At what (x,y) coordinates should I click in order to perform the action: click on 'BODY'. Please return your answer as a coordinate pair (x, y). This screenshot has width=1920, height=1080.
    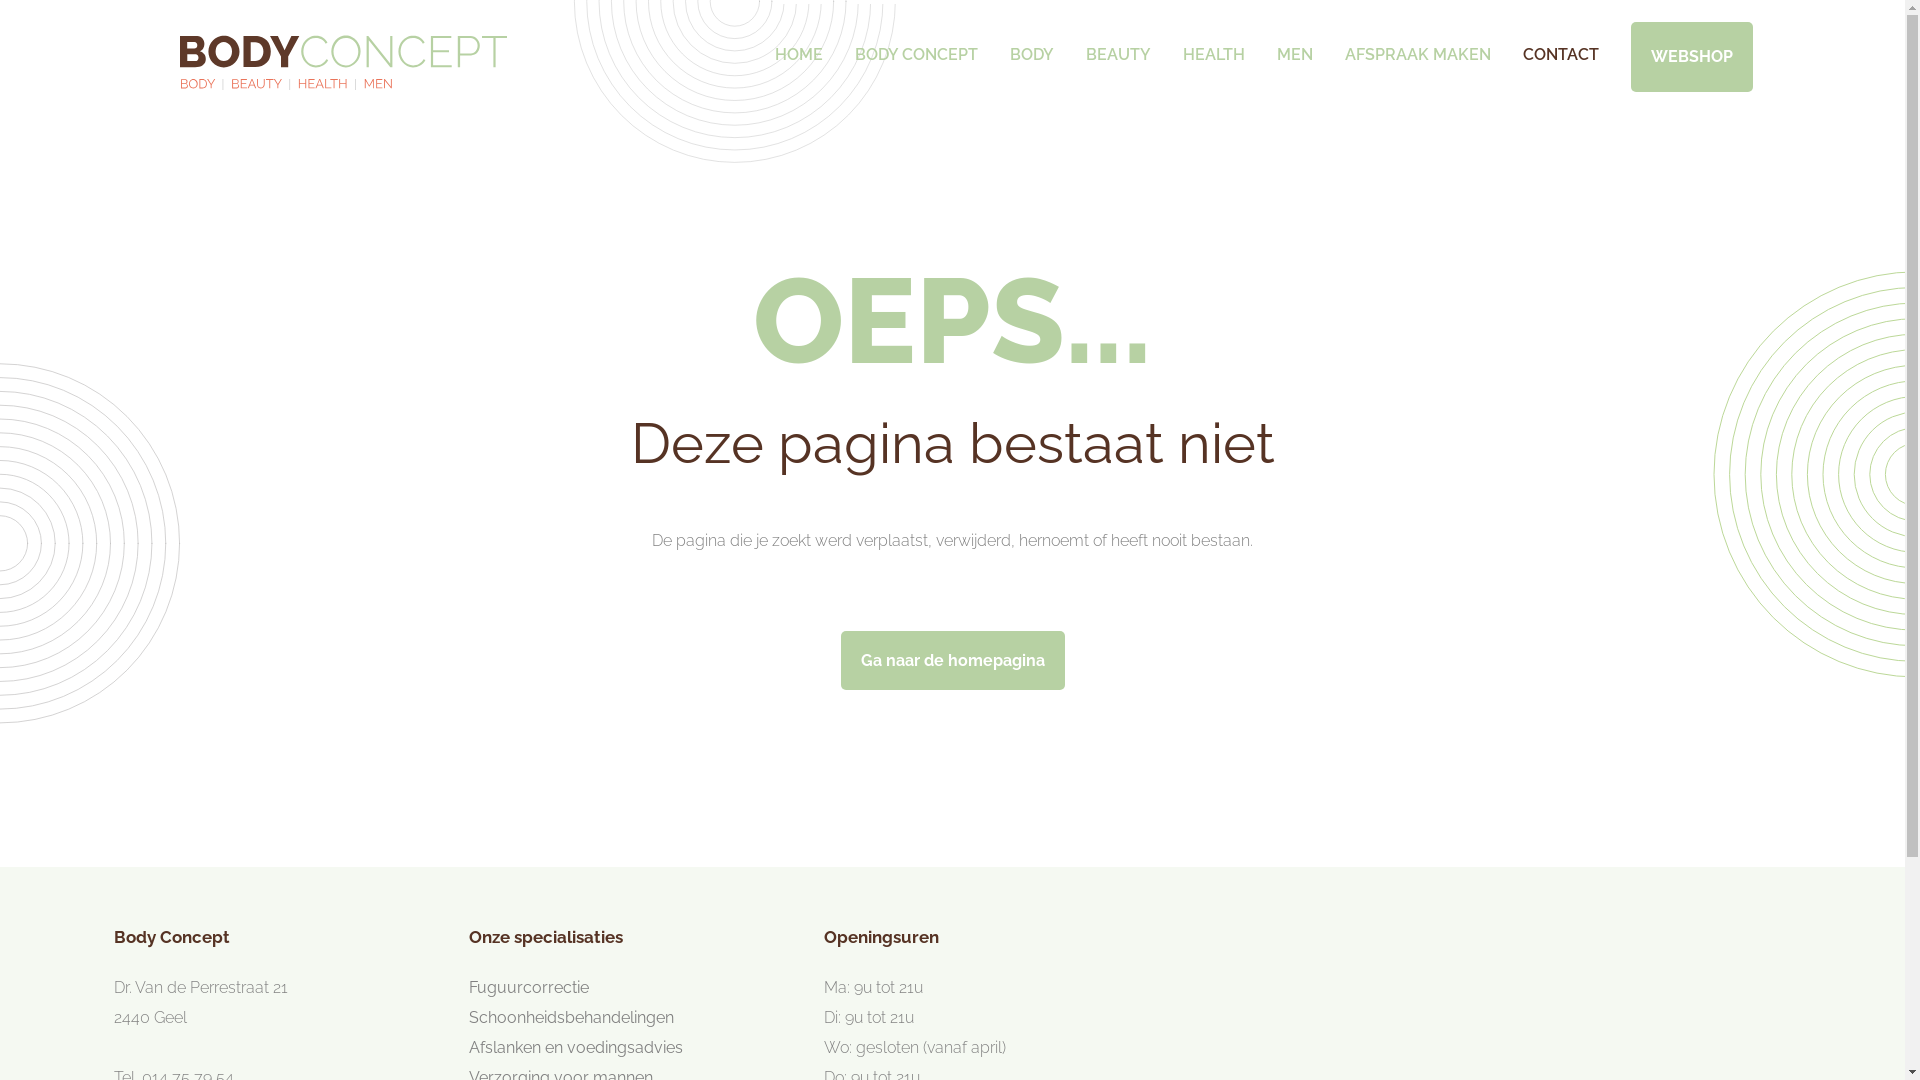
    Looking at the image, I should click on (1032, 43).